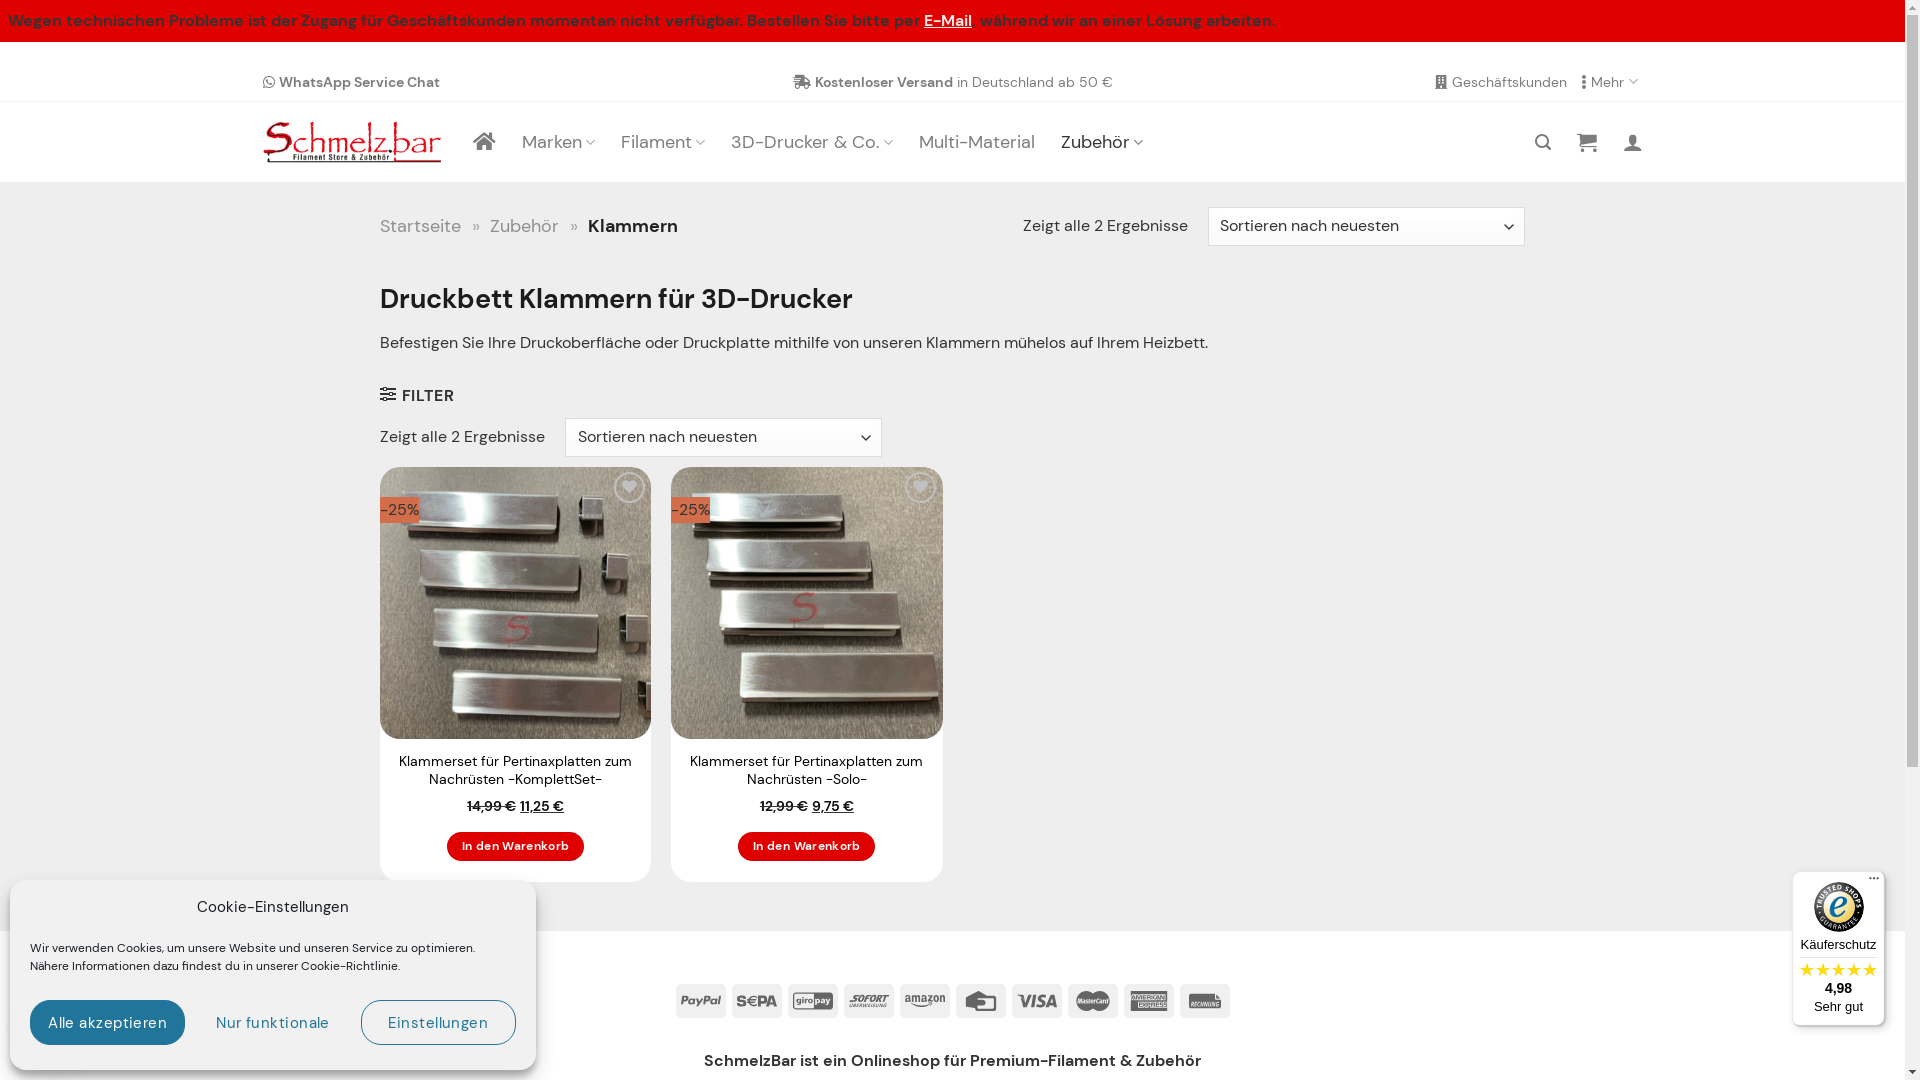  What do you see at coordinates (300, 964) in the screenshot?
I see `'Cookie-Richtlinie'` at bounding box center [300, 964].